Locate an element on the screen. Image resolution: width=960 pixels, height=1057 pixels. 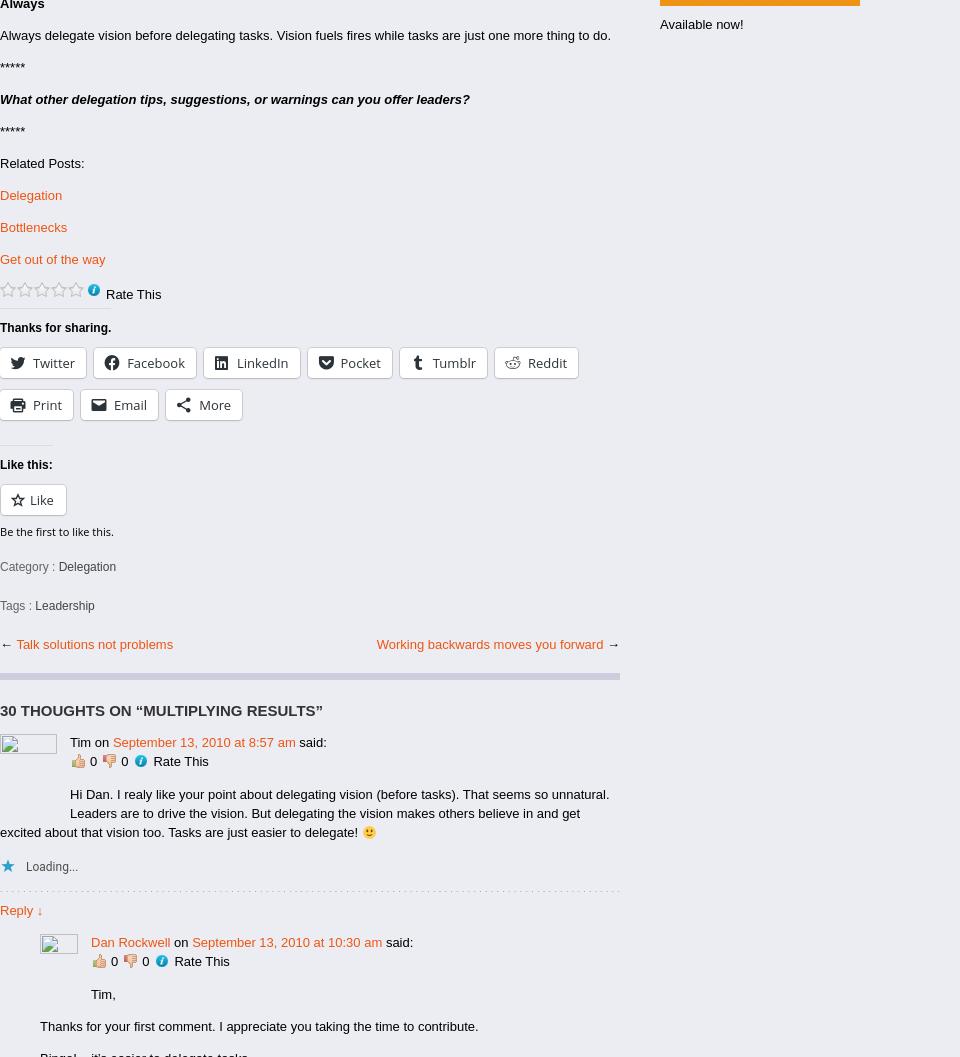
'30 thoughts on “' is located at coordinates (71, 709).